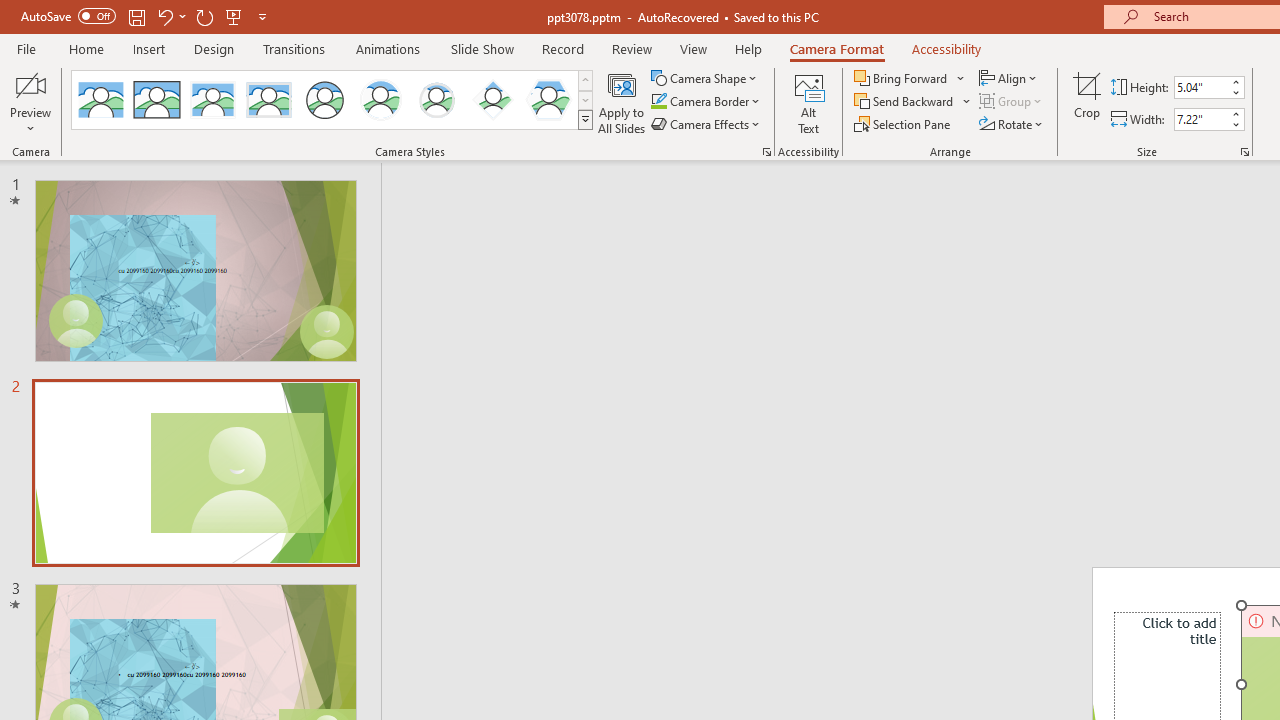  Describe the element at coordinates (909, 77) in the screenshot. I see `'Bring Forward'` at that location.